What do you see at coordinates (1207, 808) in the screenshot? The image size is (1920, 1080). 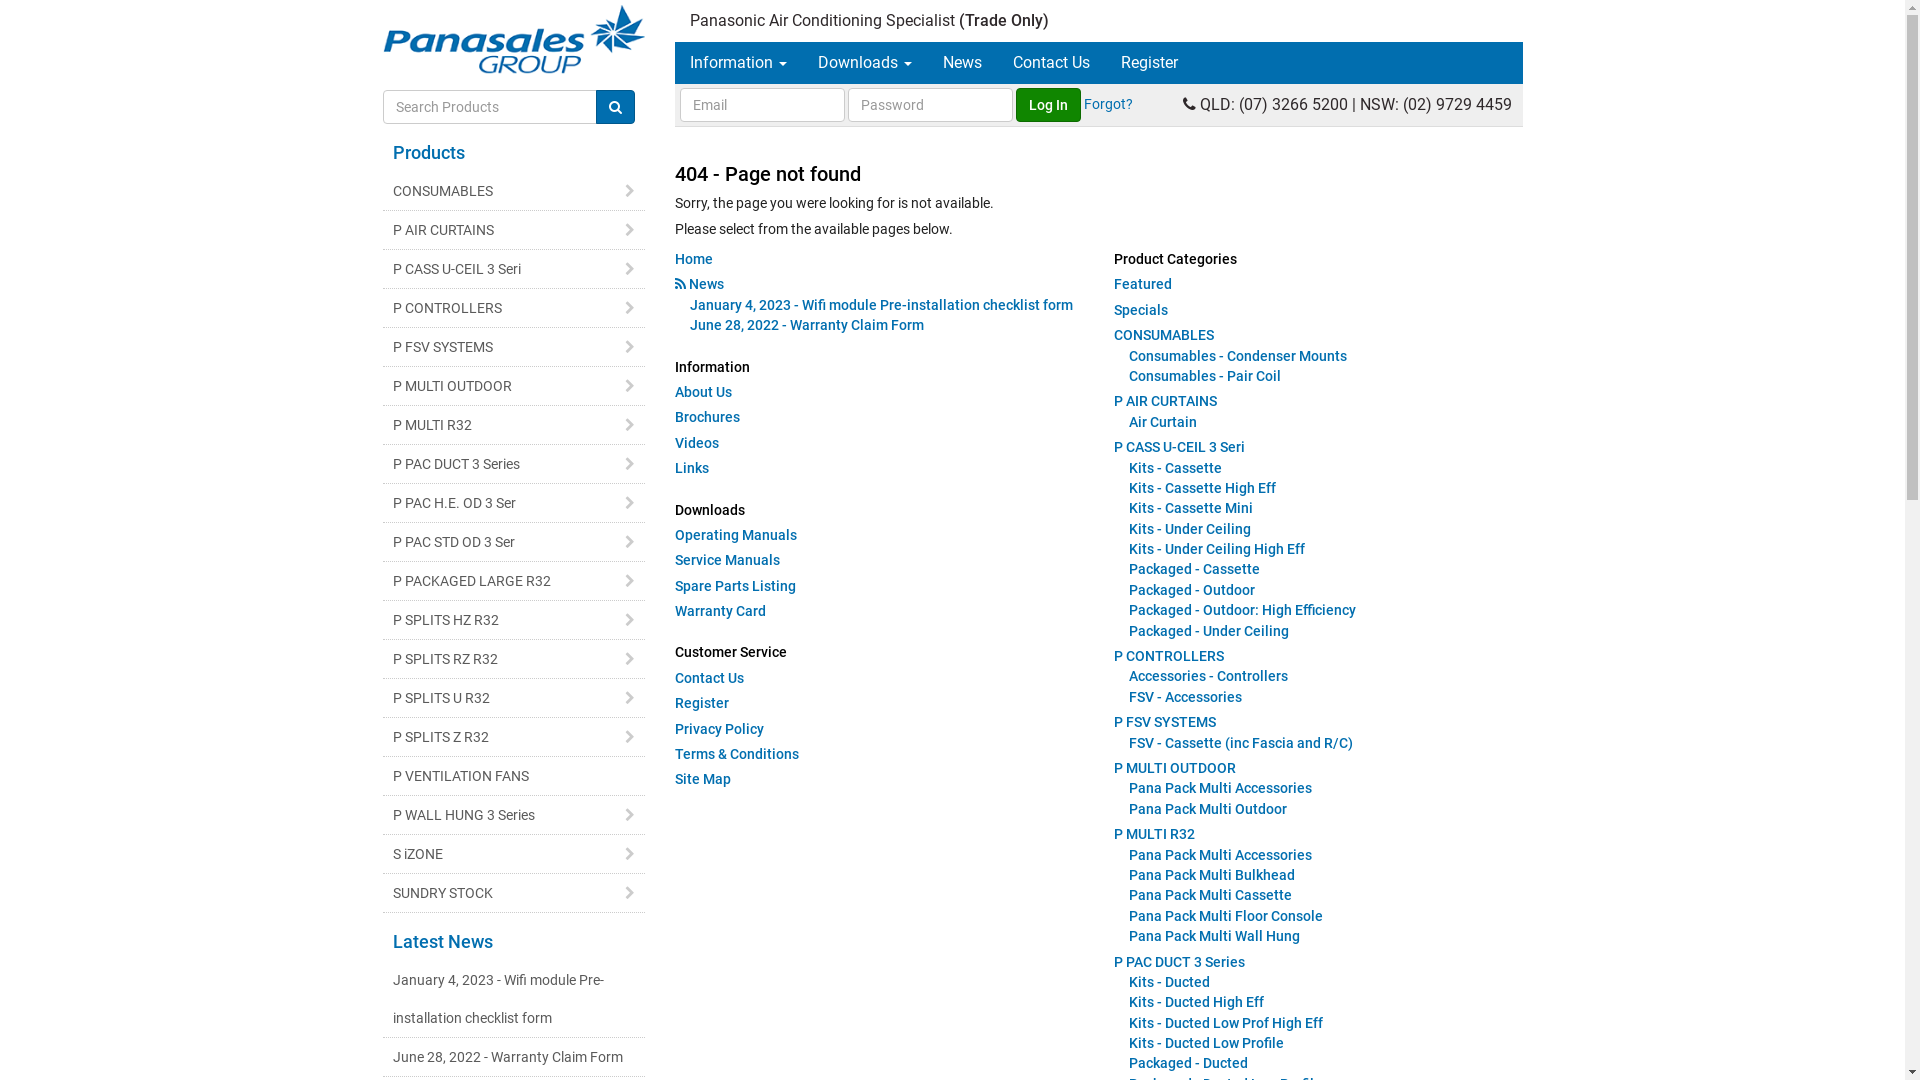 I see `'Pana Pack Multi Outdoor'` at bounding box center [1207, 808].